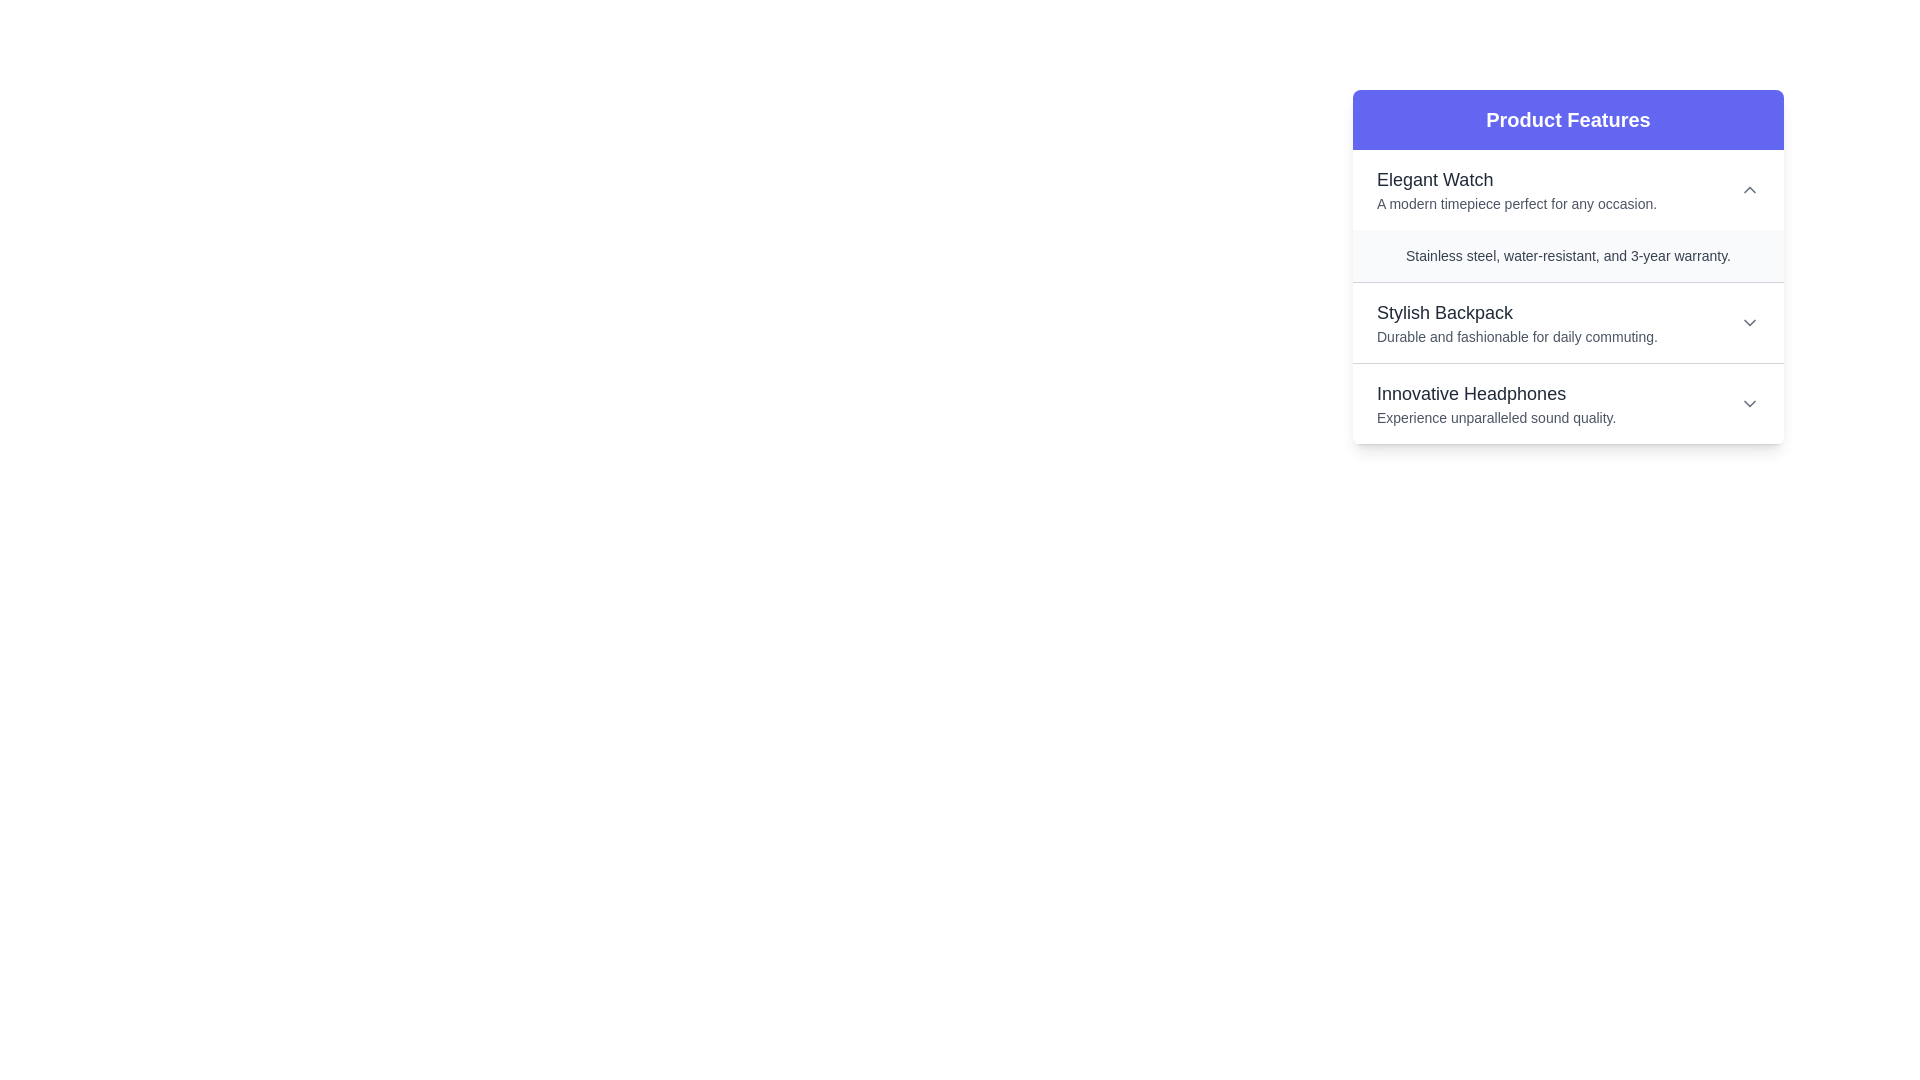 This screenshot has width=1920, height=1080. What do you see at coordinates (1567, 322) in the screenshot?
I see `the collapsible list item displaying product details in the 'Product Features' panel` at bounding box center [1567, 322].